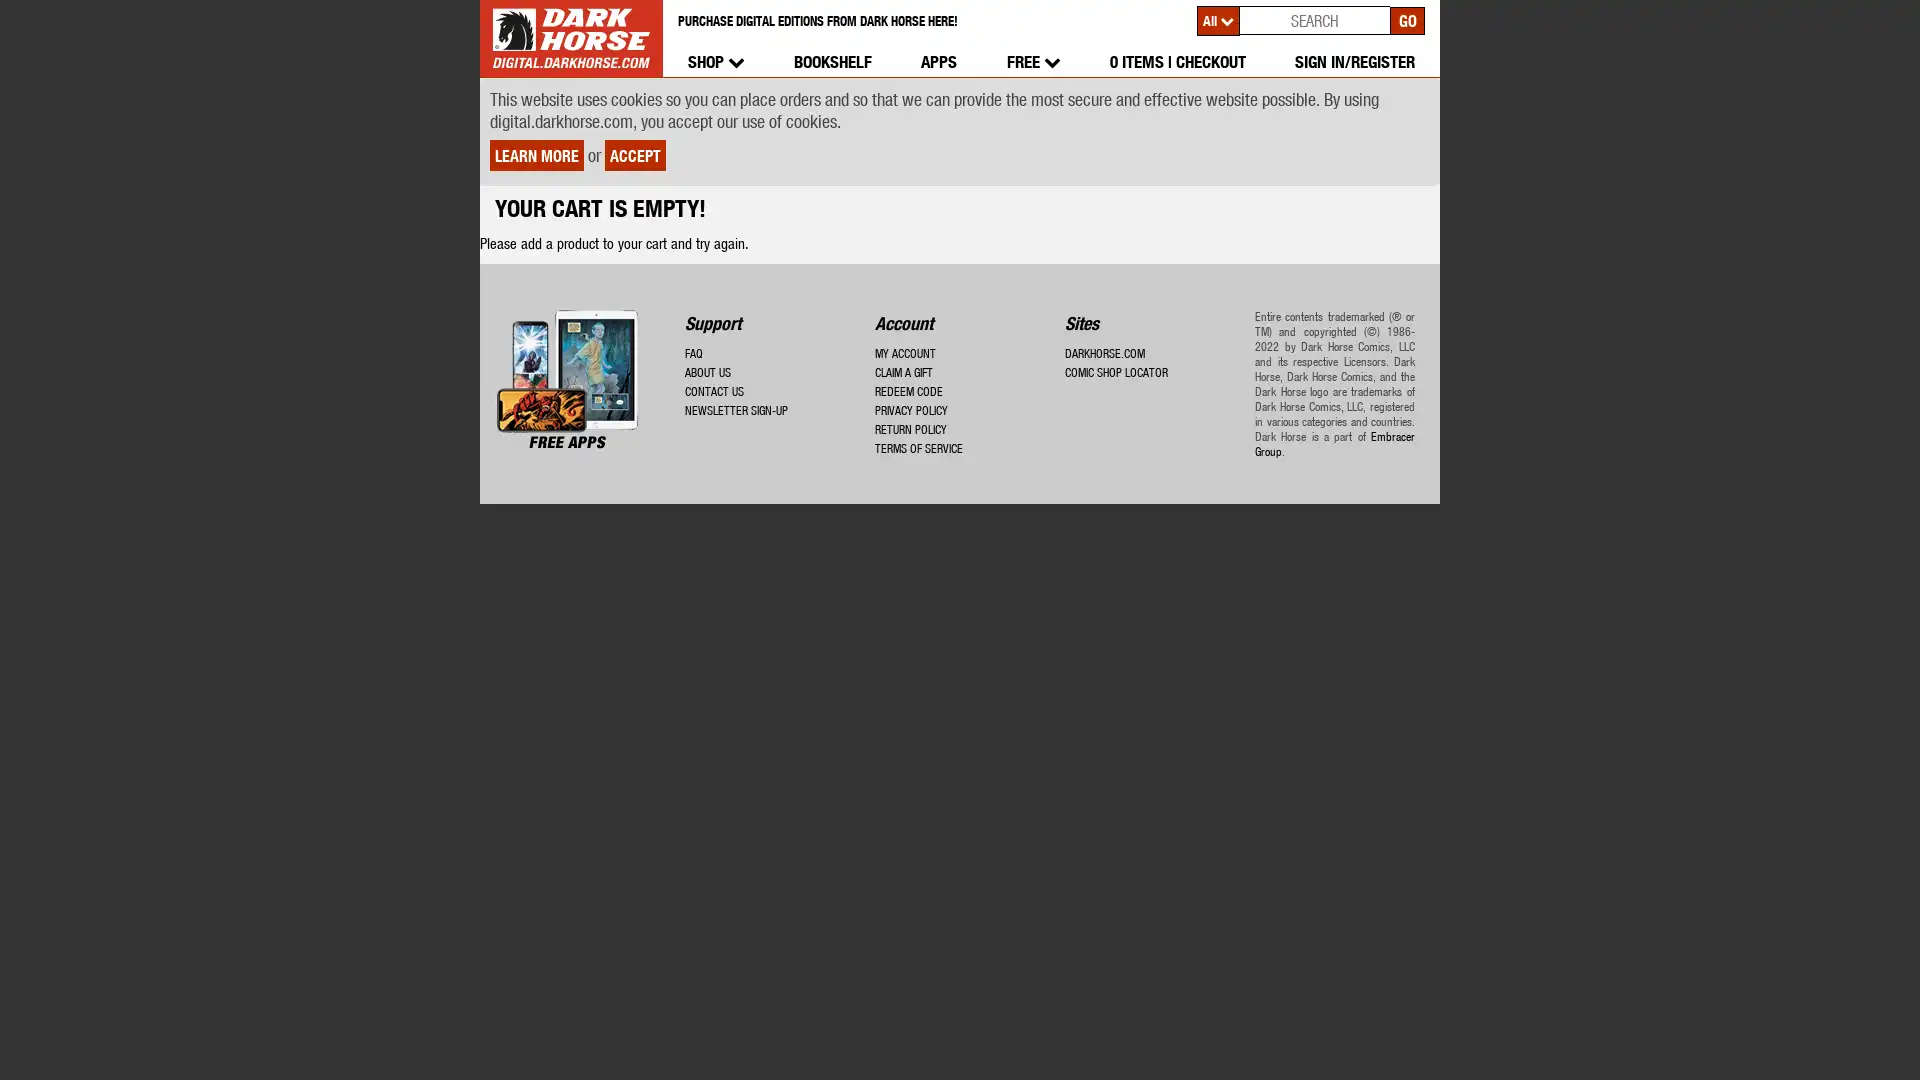  I want to click on GO, so click(1406, 19).